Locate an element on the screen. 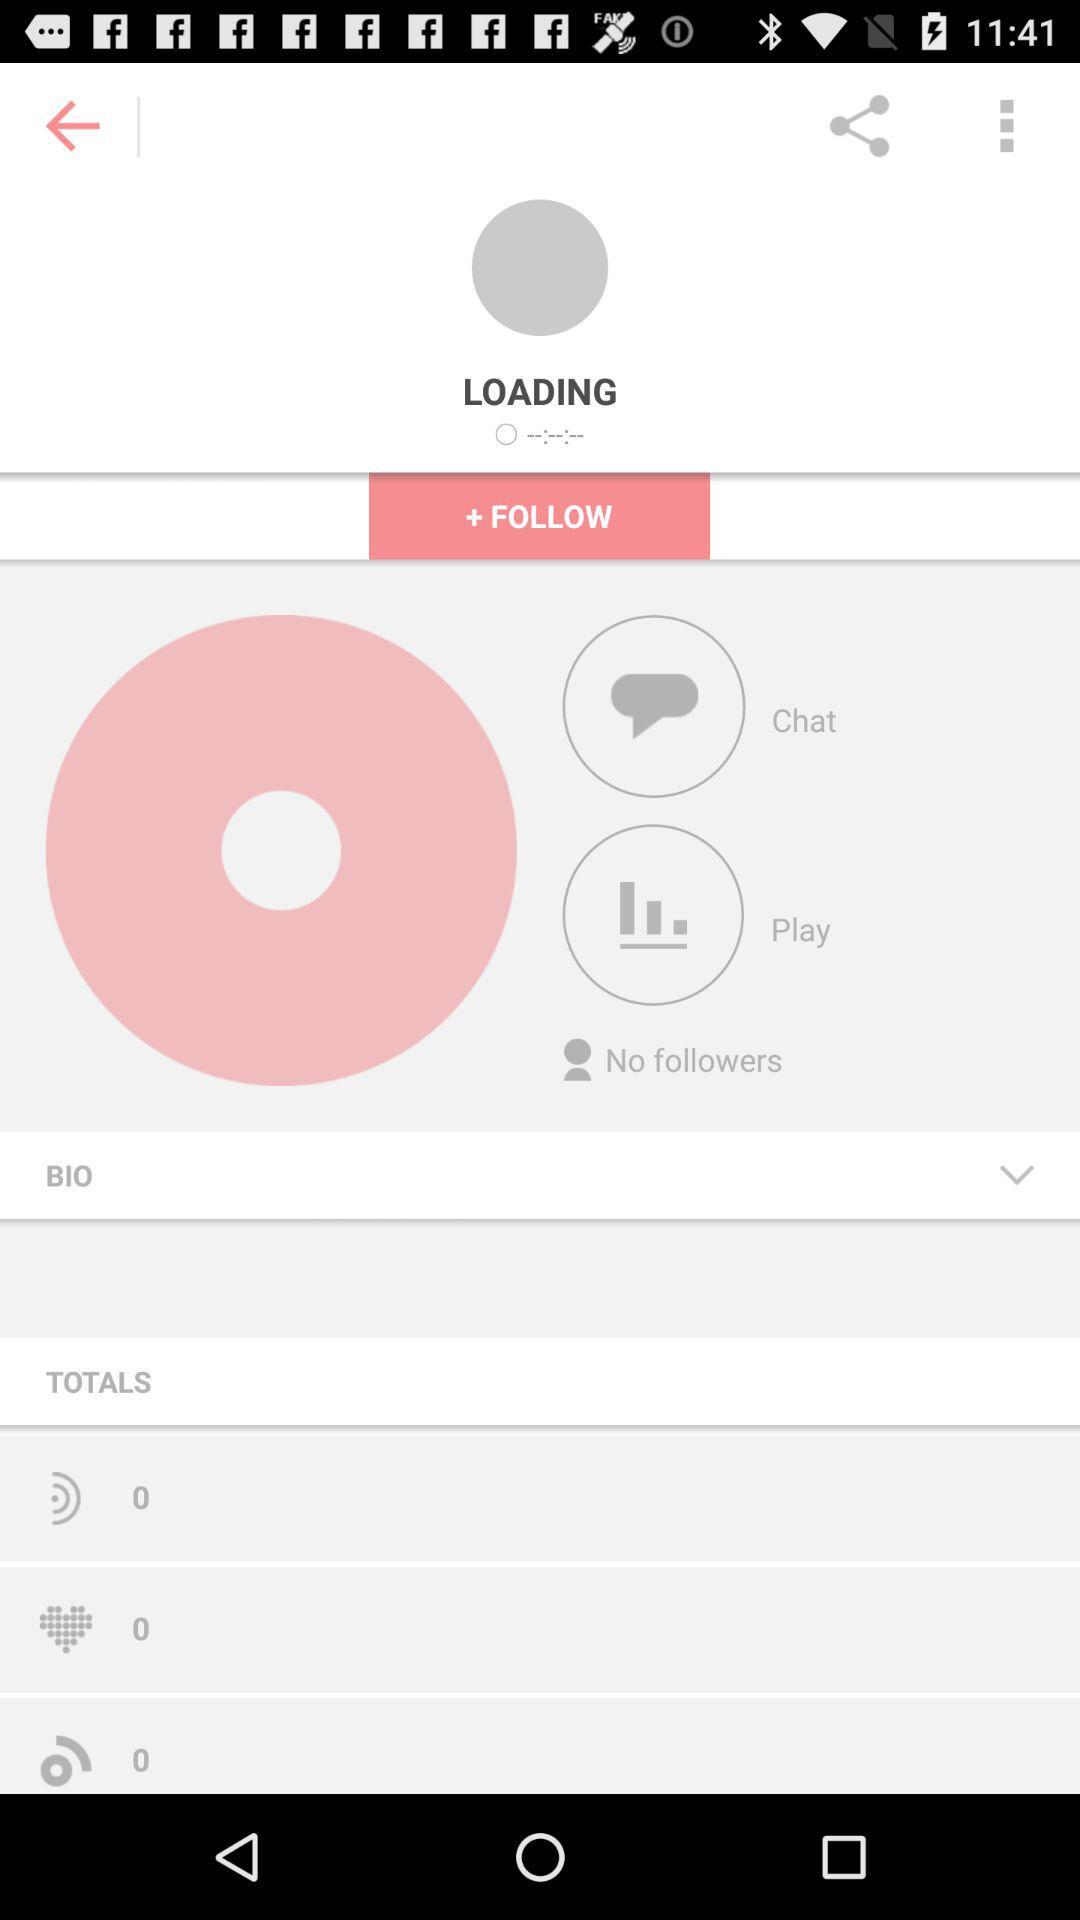 The height and width of the screenshot is (1920, 1080). the + follow item is located at coordinates (538, 515).